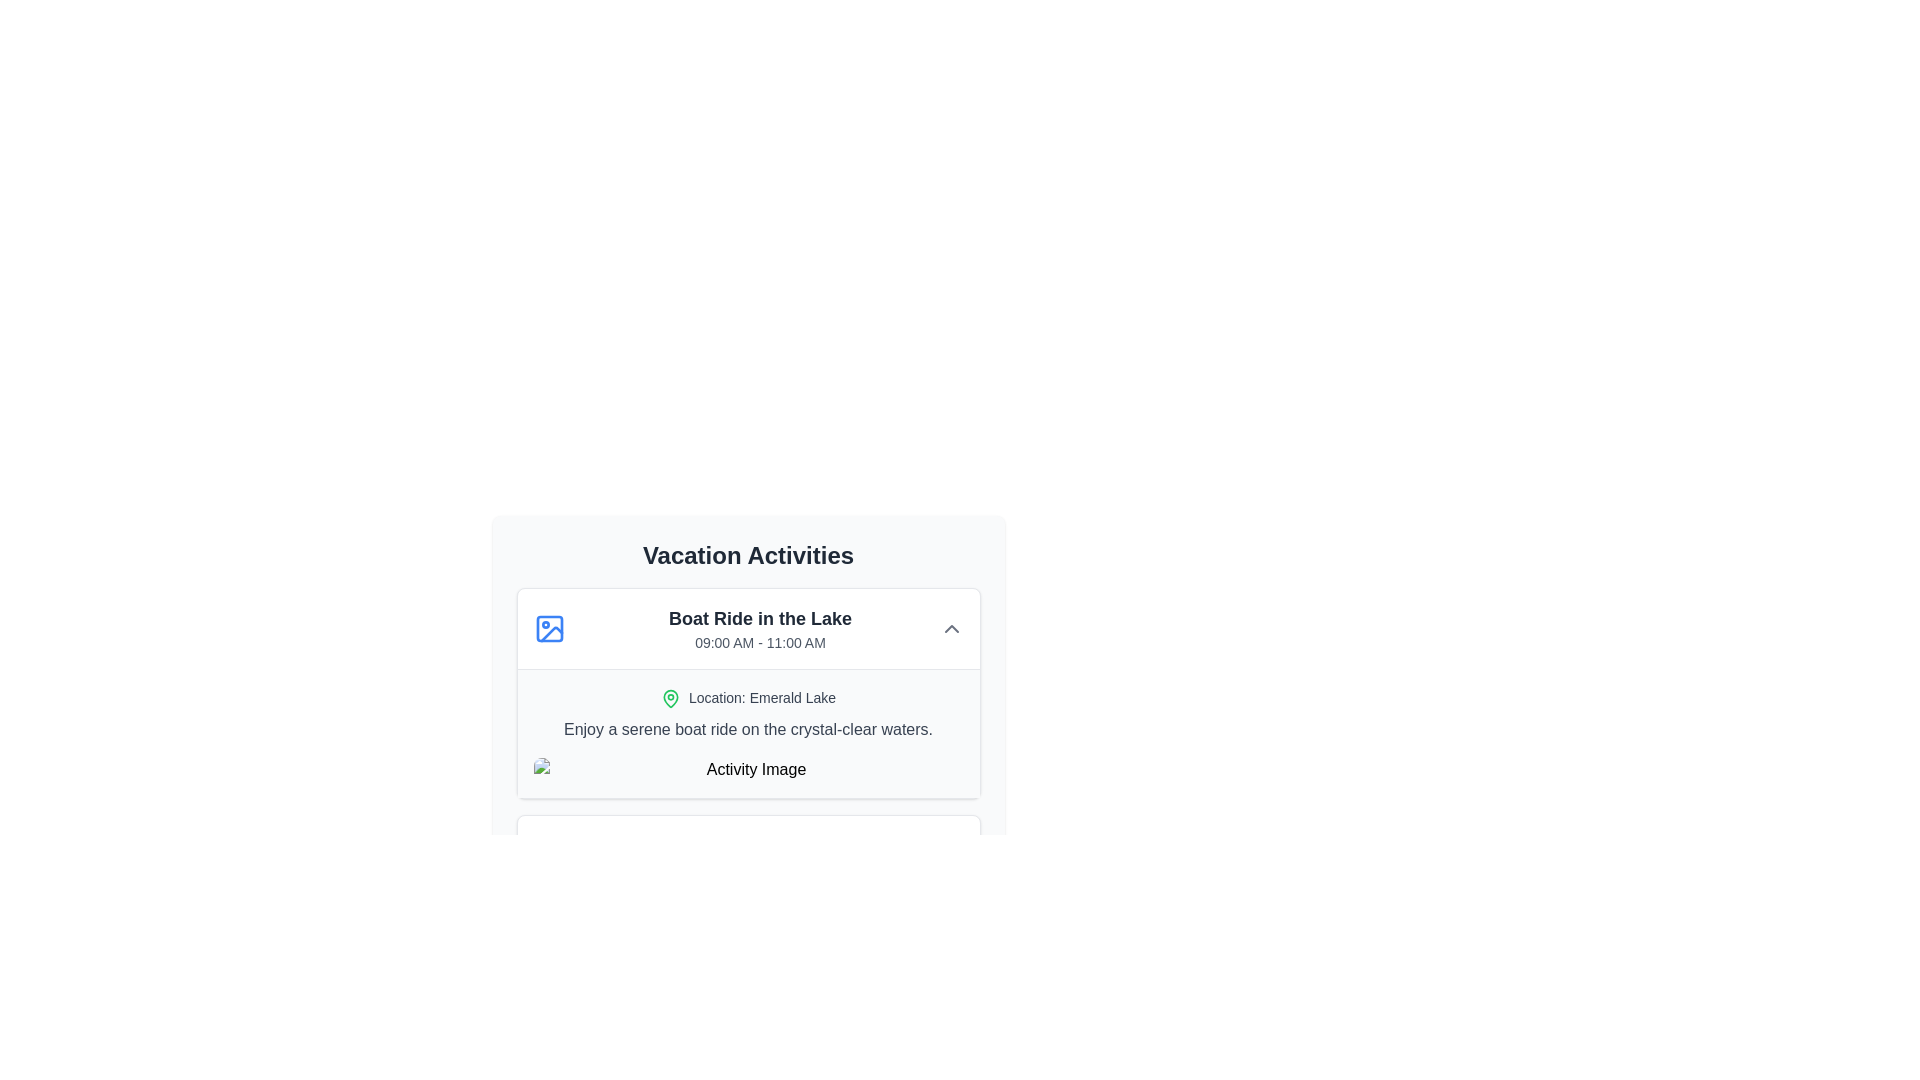 The height and width of the screenshot is (1080, 1920). I want to click on the icon with a blue outline located to the left of the list item titled 'Boat Ride in the Lake', so click(549, 627).